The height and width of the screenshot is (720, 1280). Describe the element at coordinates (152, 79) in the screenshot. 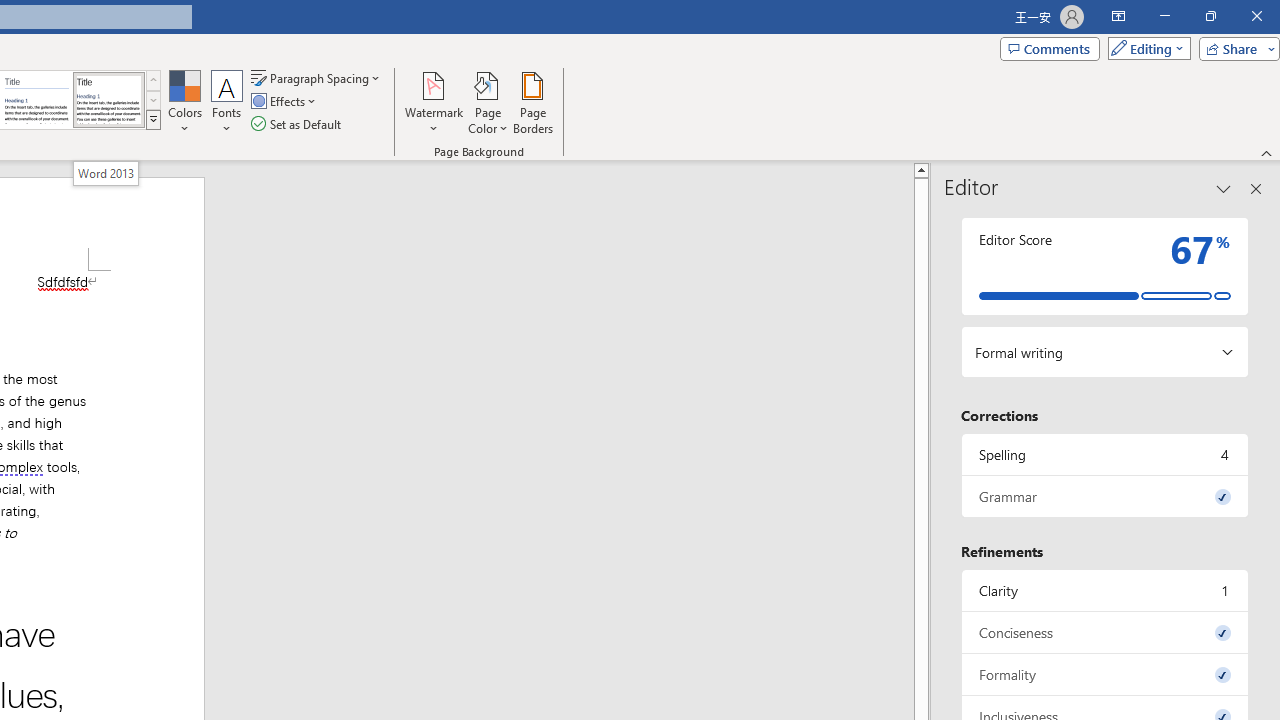

I see `'Row up'` at that location.